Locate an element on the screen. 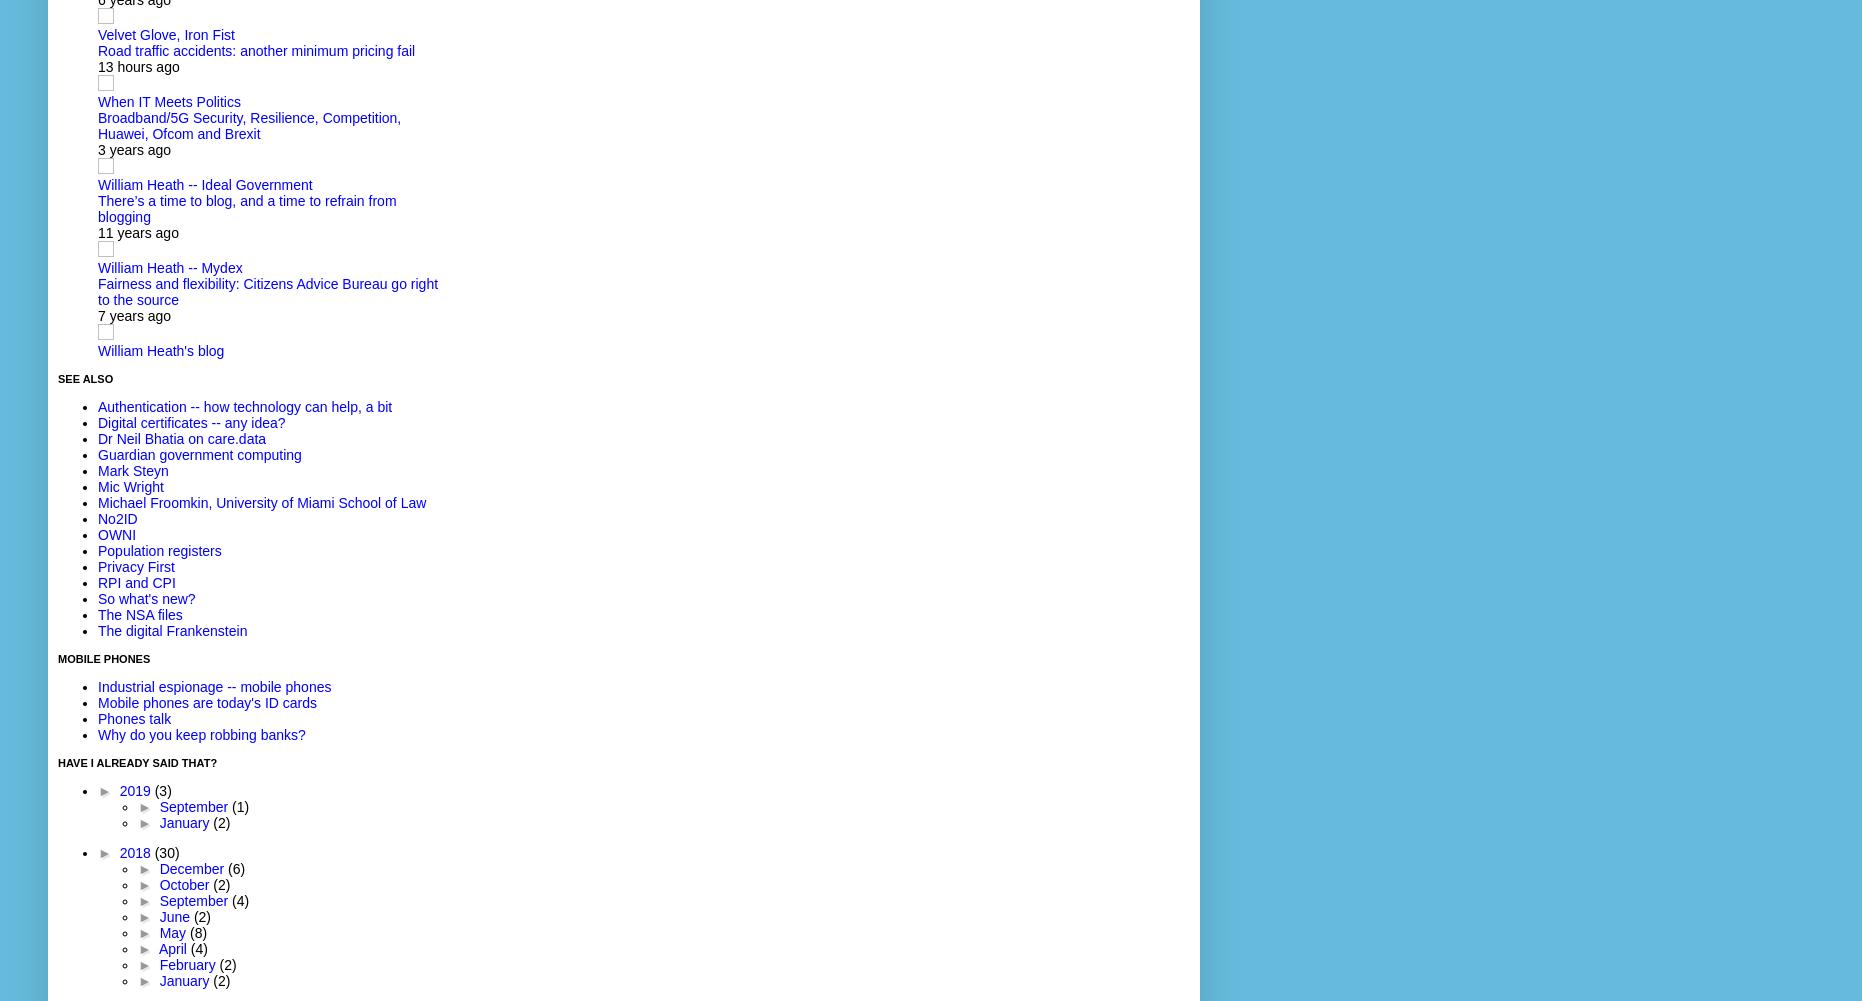  'Phones talk' is located at coordinates (133, 719).